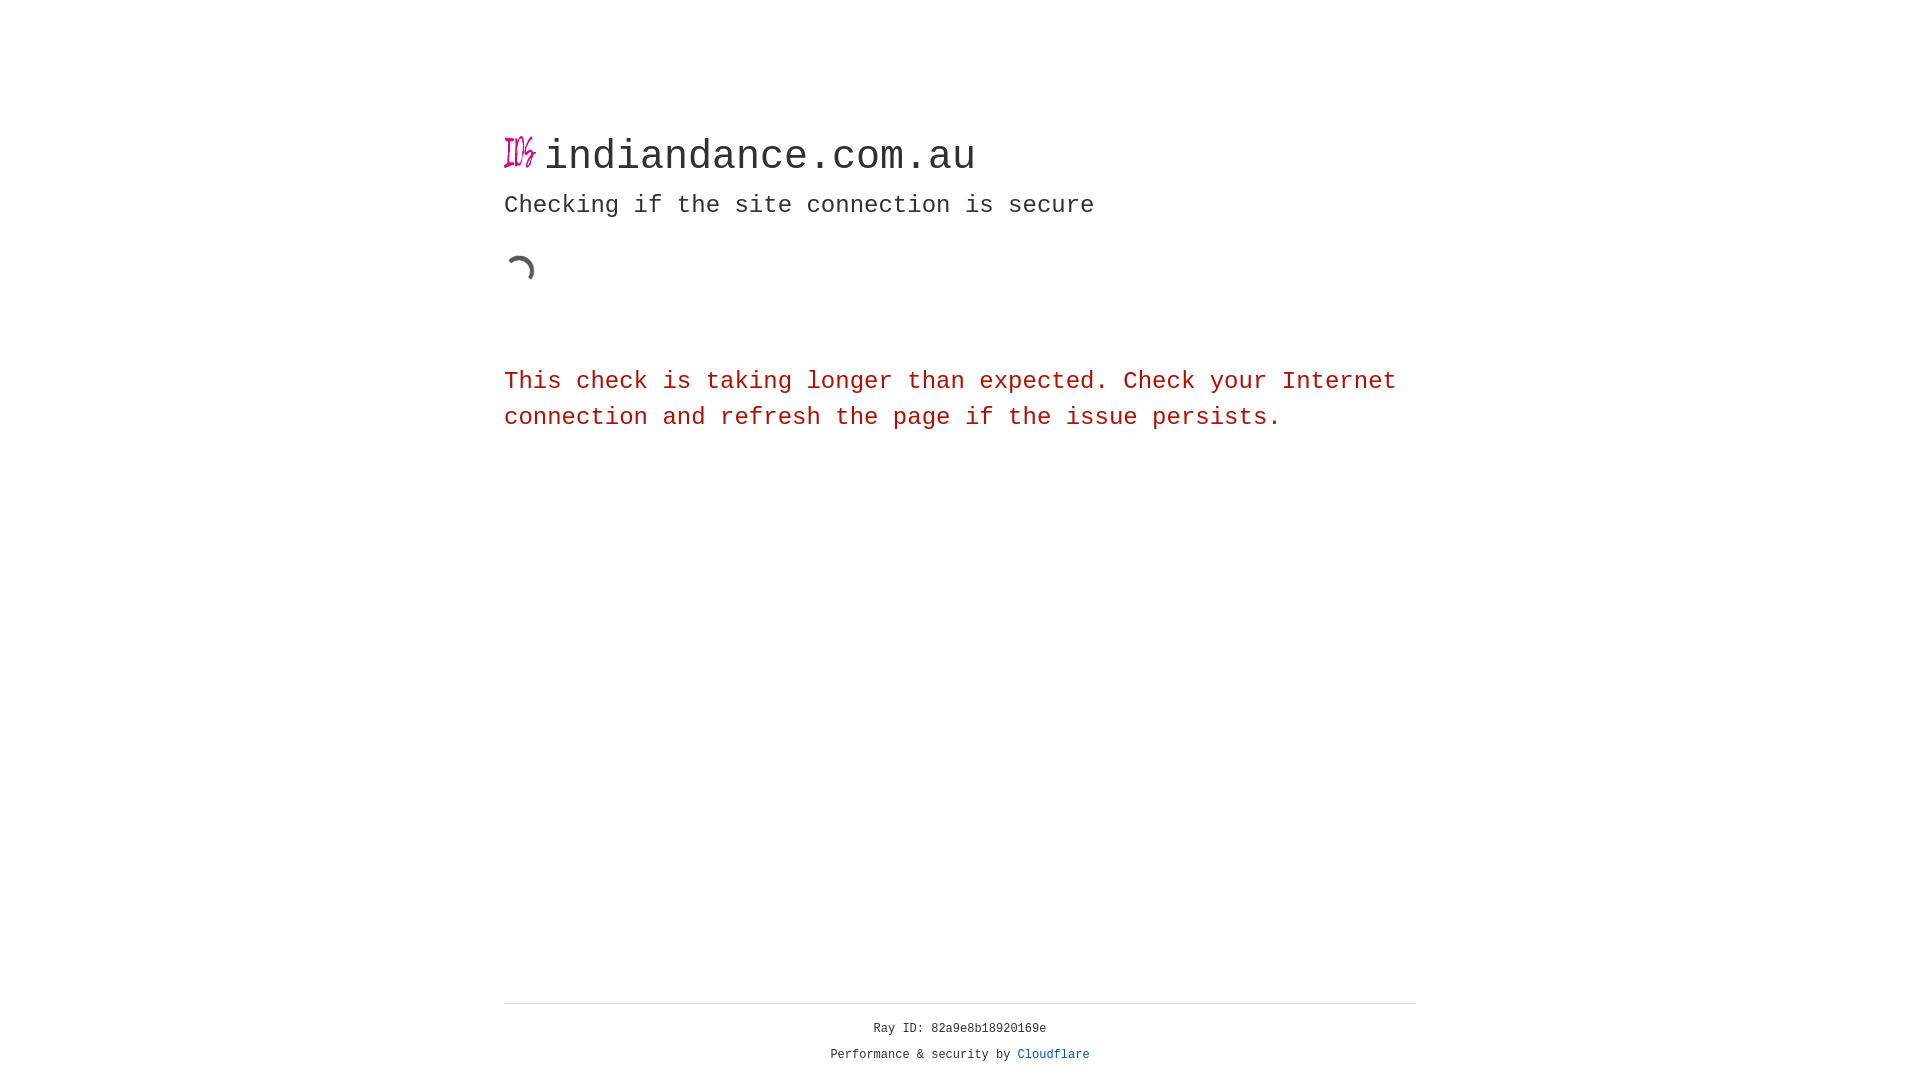  What do you see at coordinates (1053, 1054) in the screenshot?
I see `'Cloudflare'` at bounding box center [1053, 1054].